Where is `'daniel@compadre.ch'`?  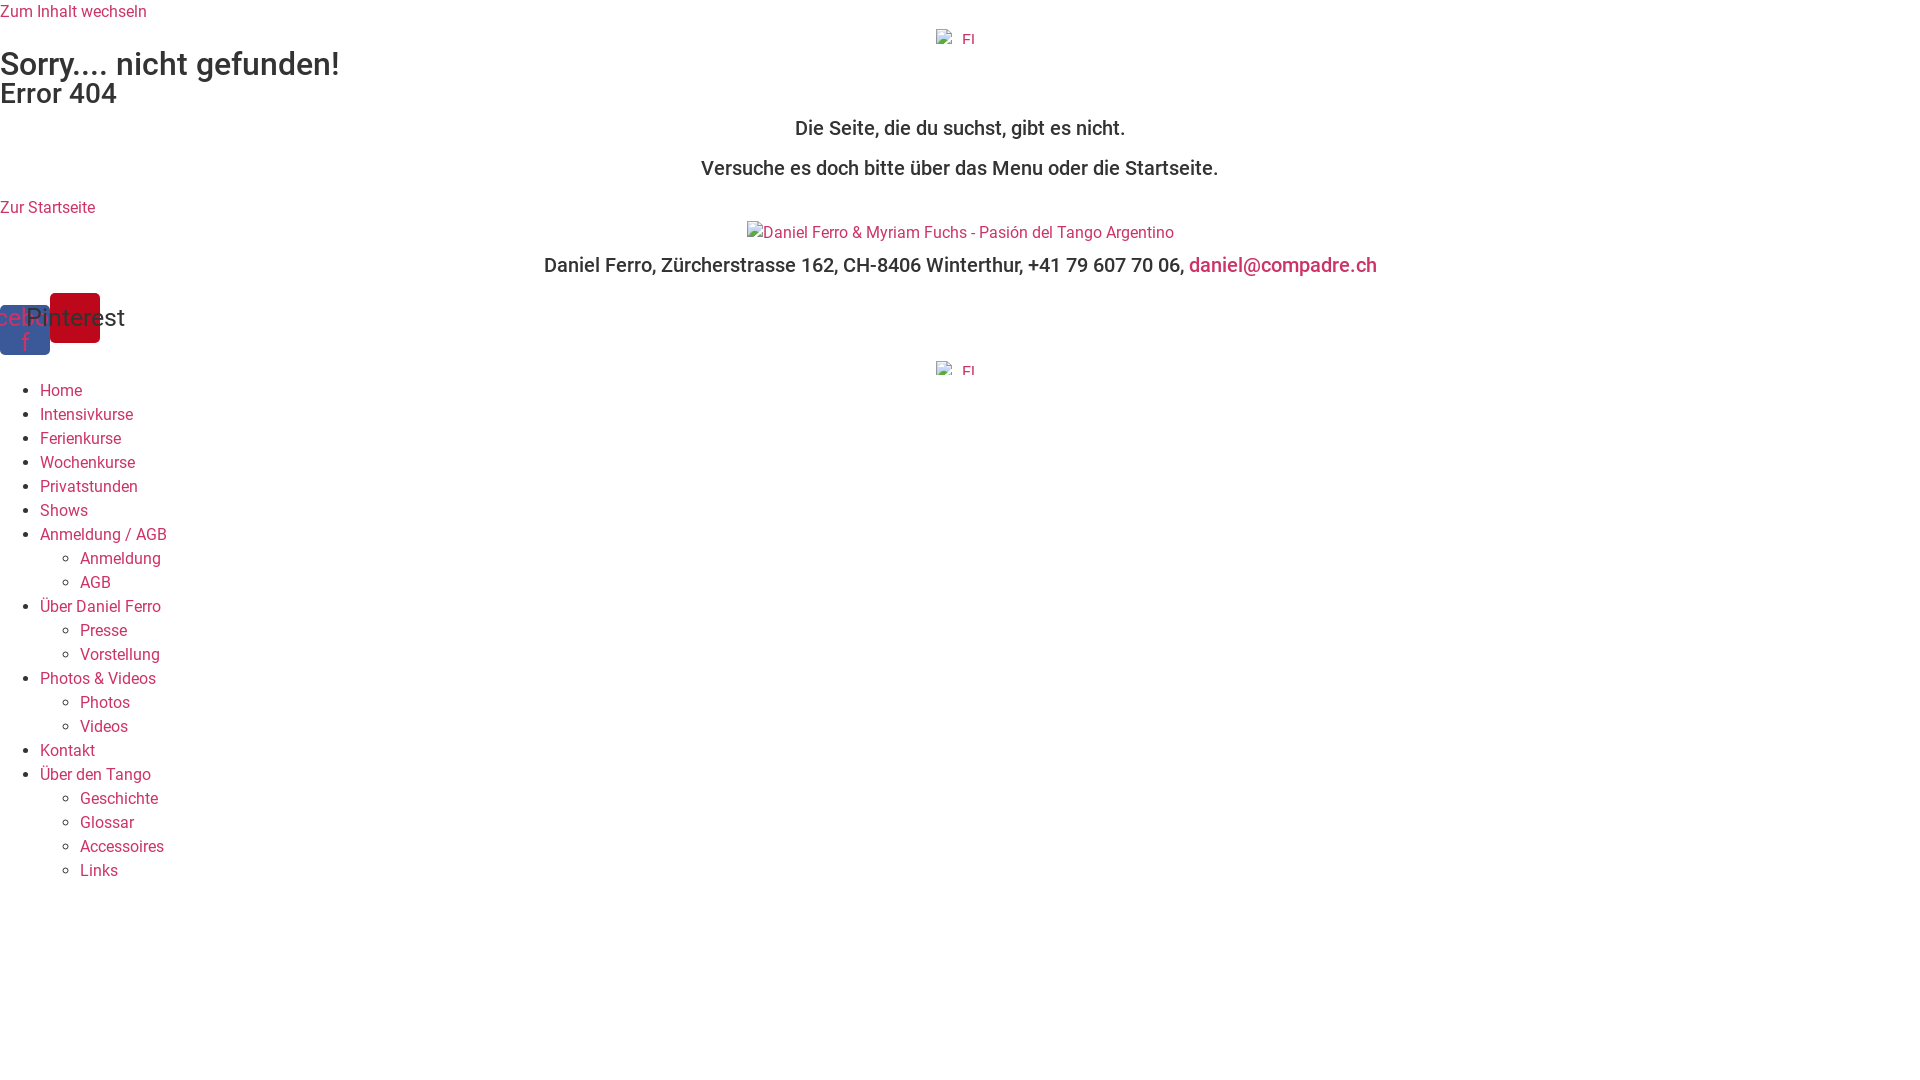
'daniel@compadre.ch' is located at coordinates (1188, 264).